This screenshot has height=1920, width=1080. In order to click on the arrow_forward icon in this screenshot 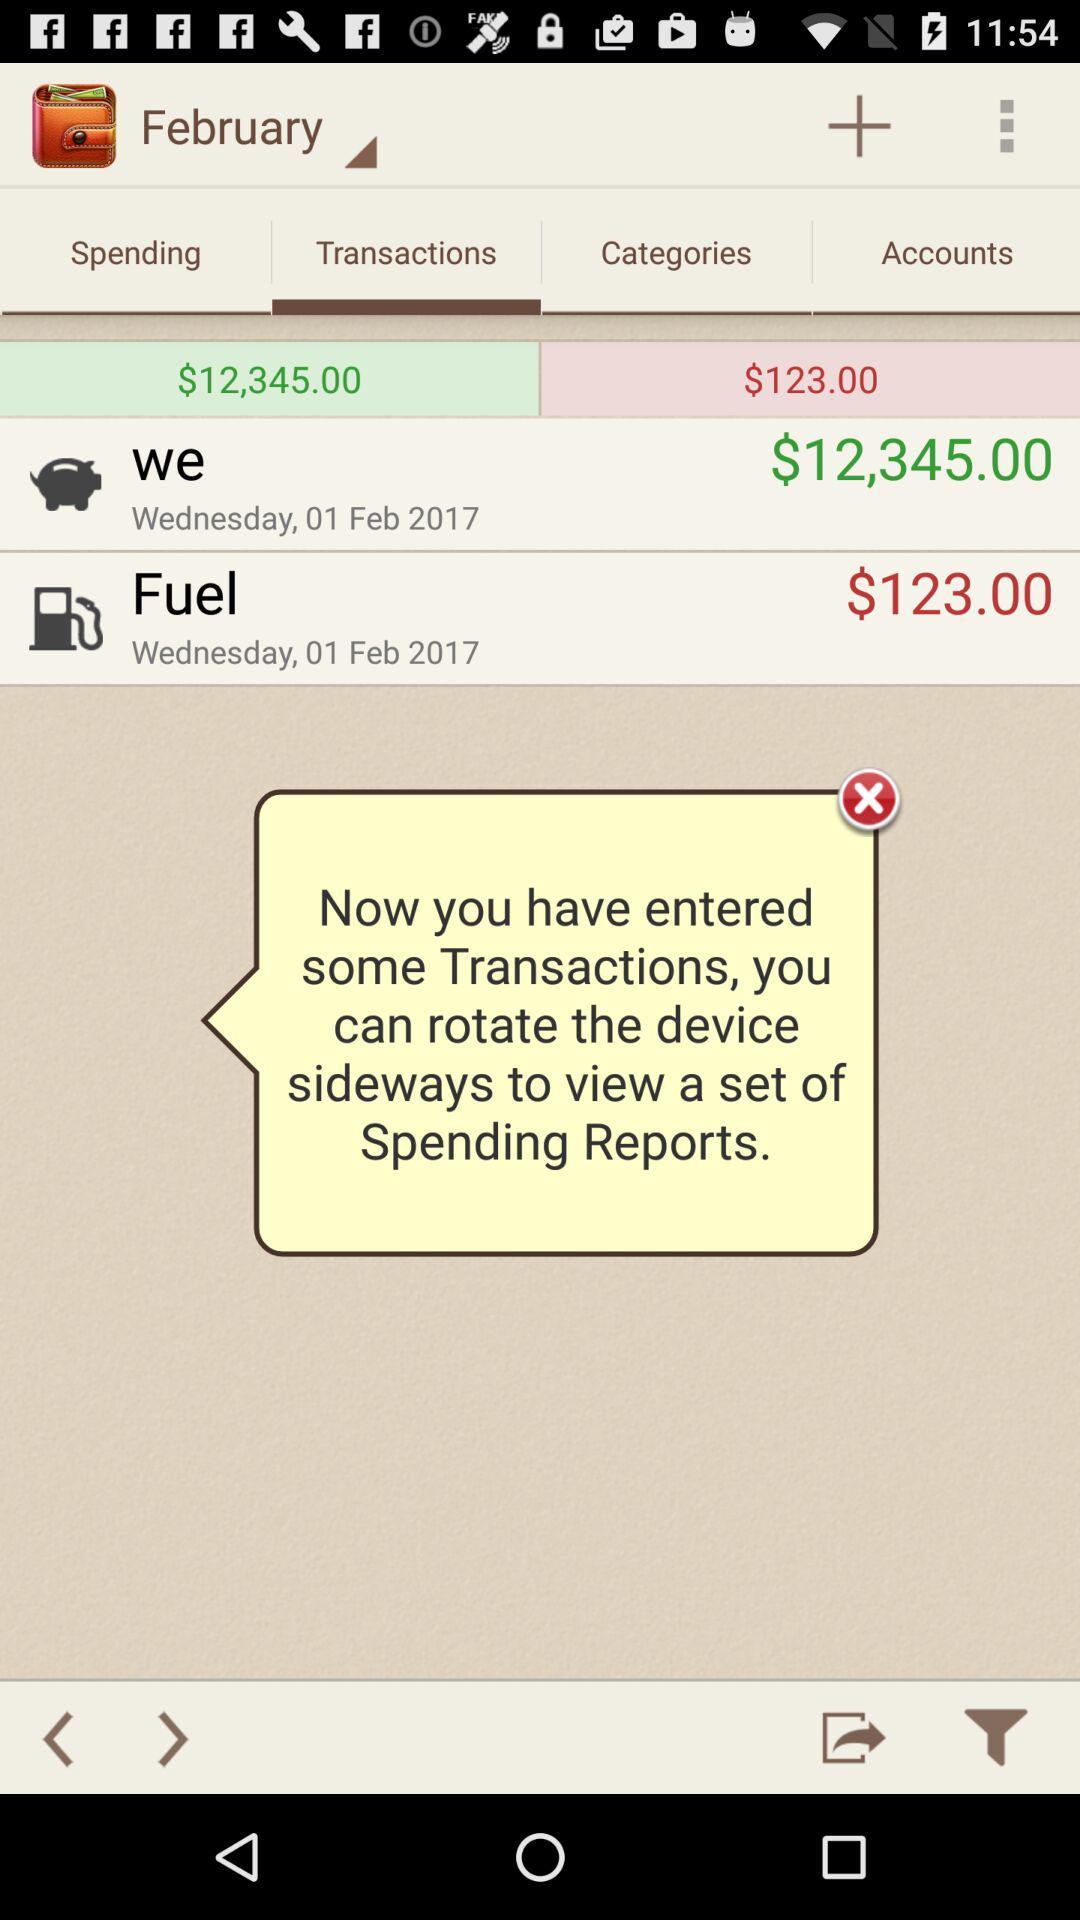, I will do `click(172, 1858)`.